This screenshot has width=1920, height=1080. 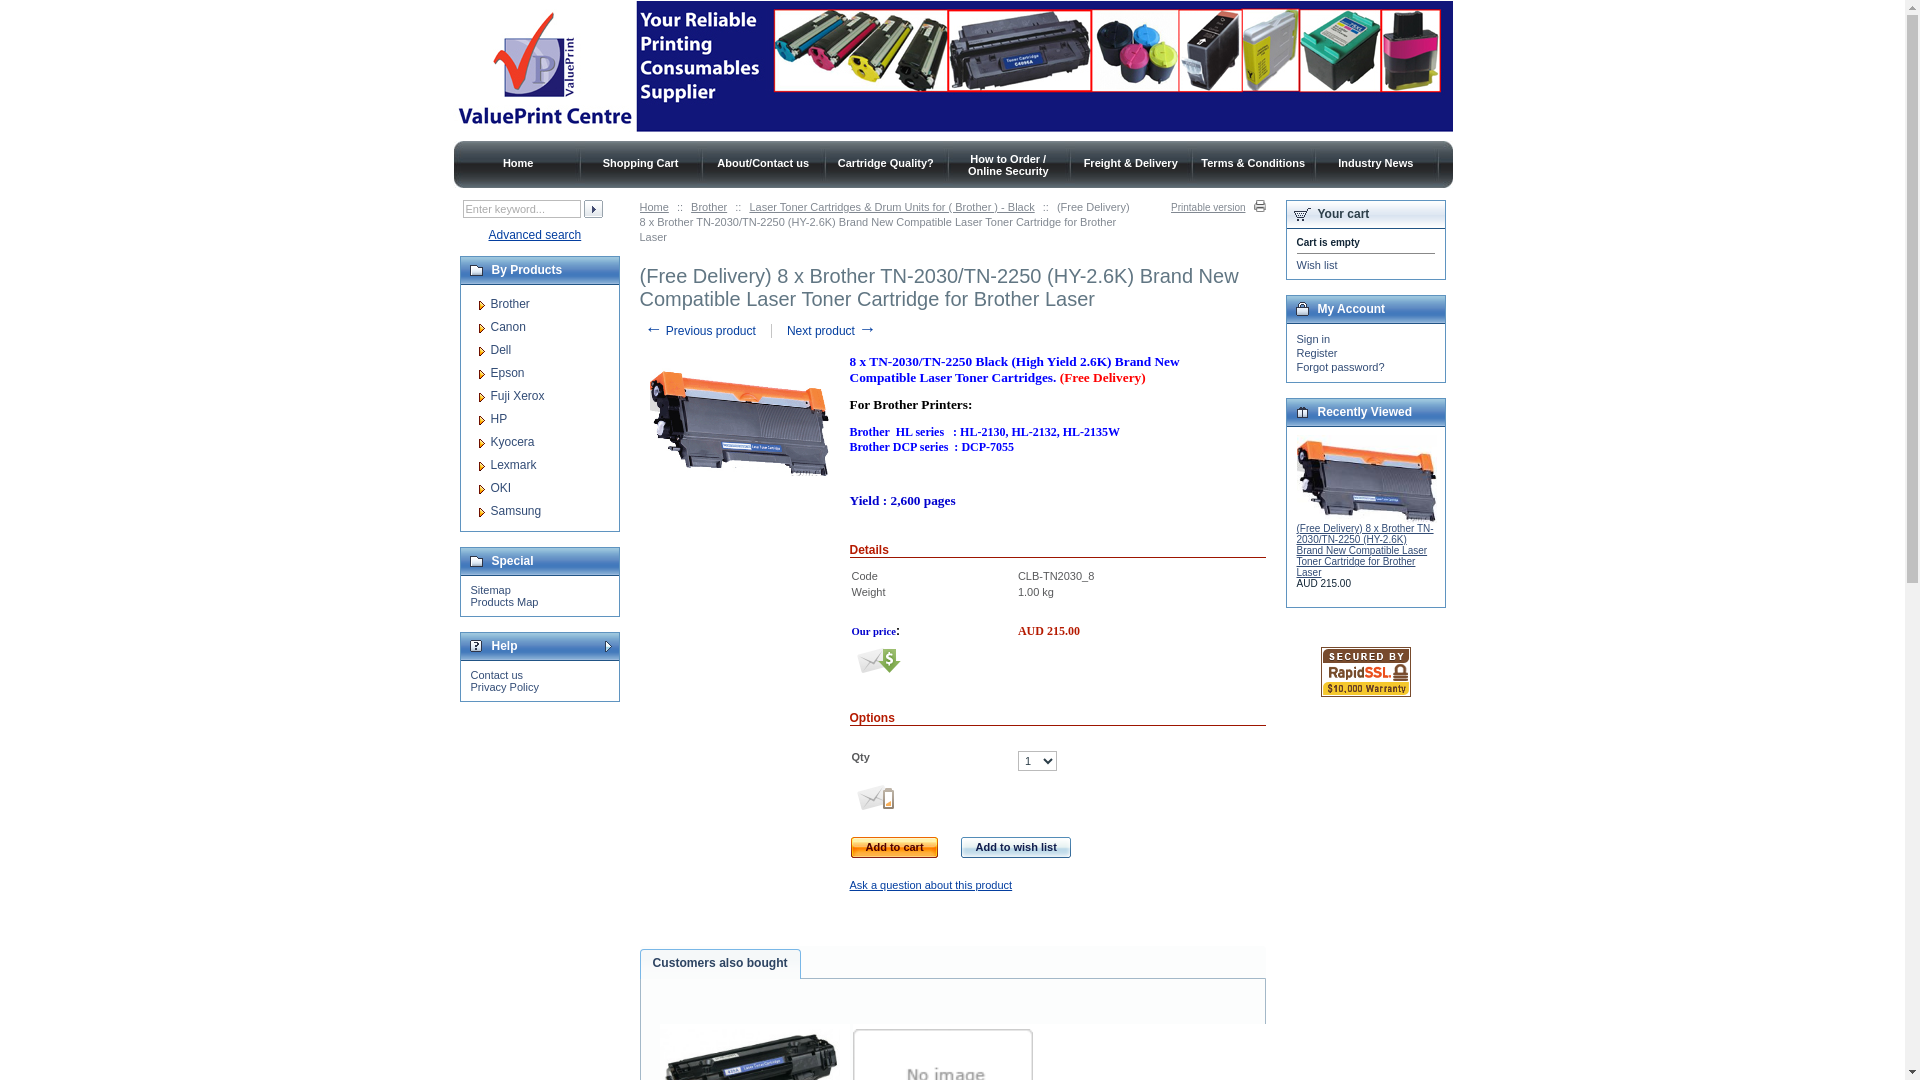 What do you see at coordinates (518, 161) in the screenshot?
I see `'Home'` at bounding box center [518, 161].